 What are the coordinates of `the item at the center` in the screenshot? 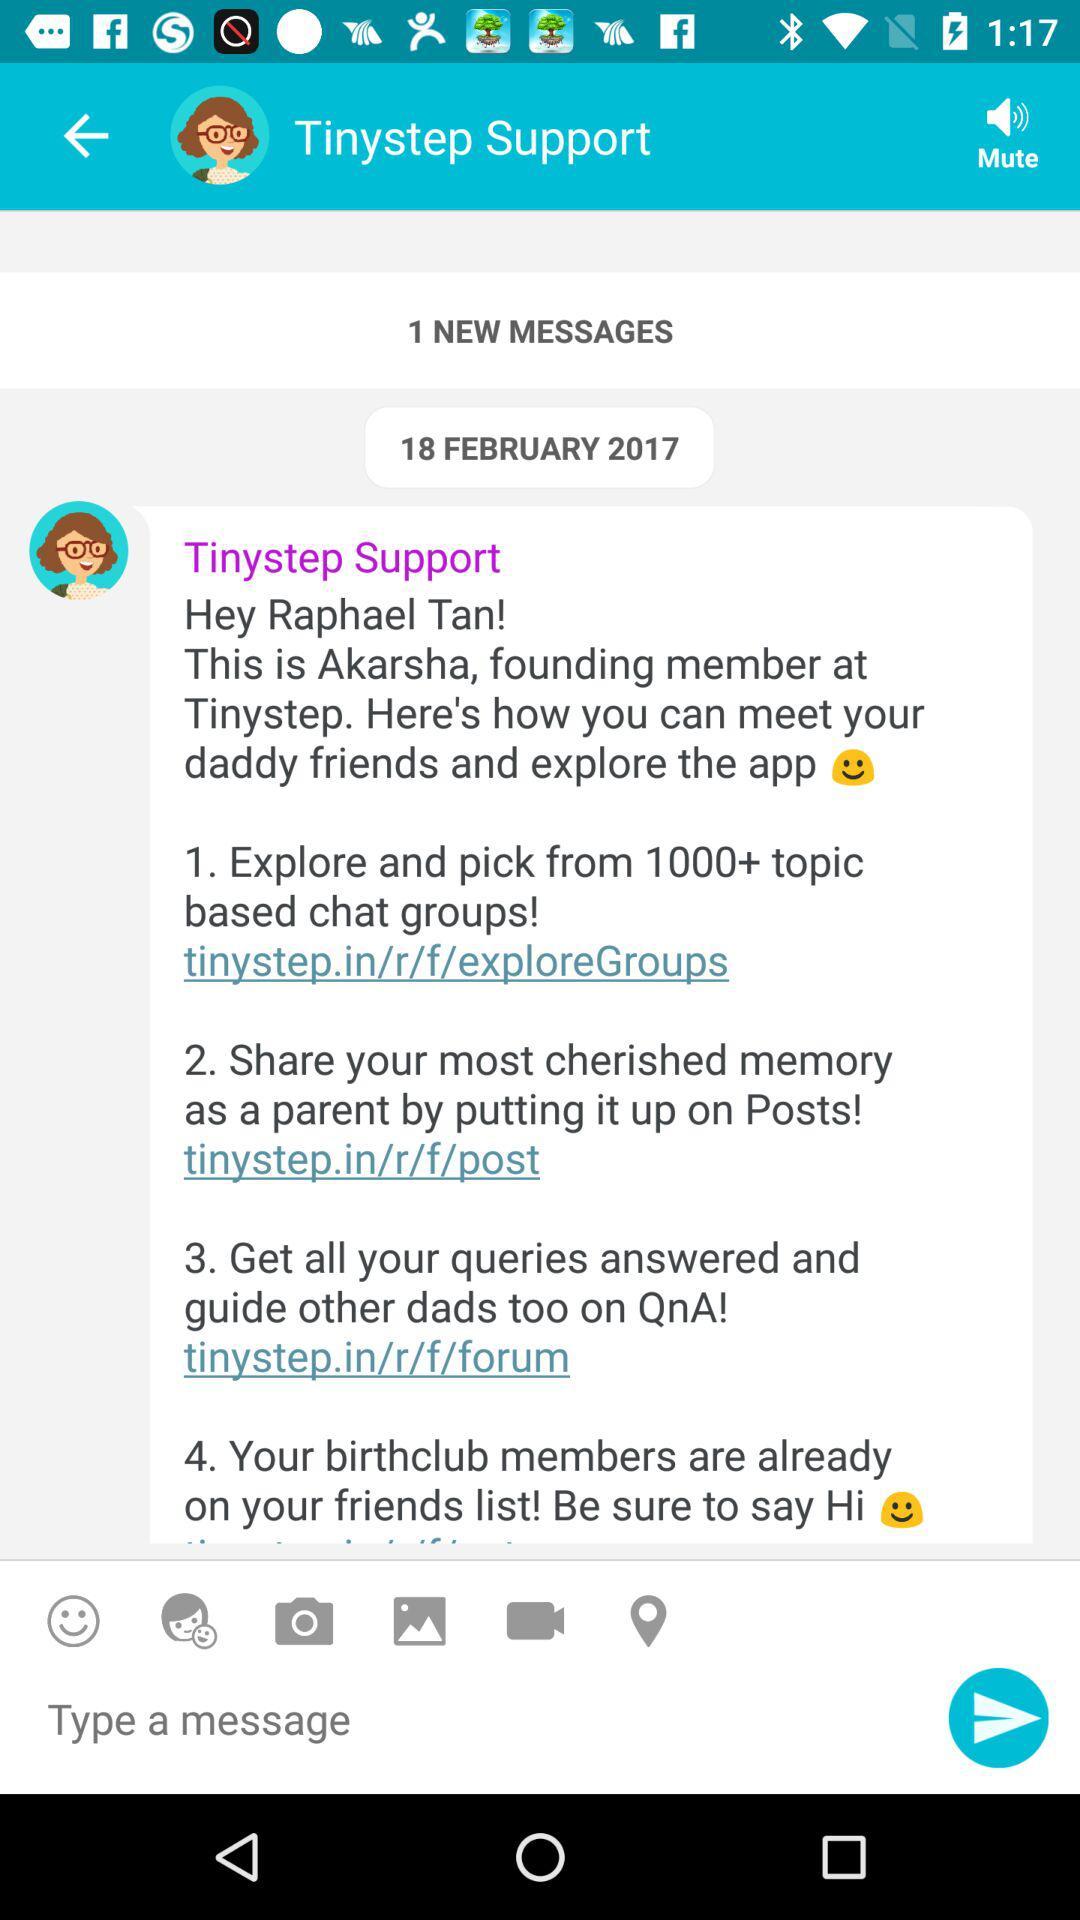 It's located at (574, 1062).